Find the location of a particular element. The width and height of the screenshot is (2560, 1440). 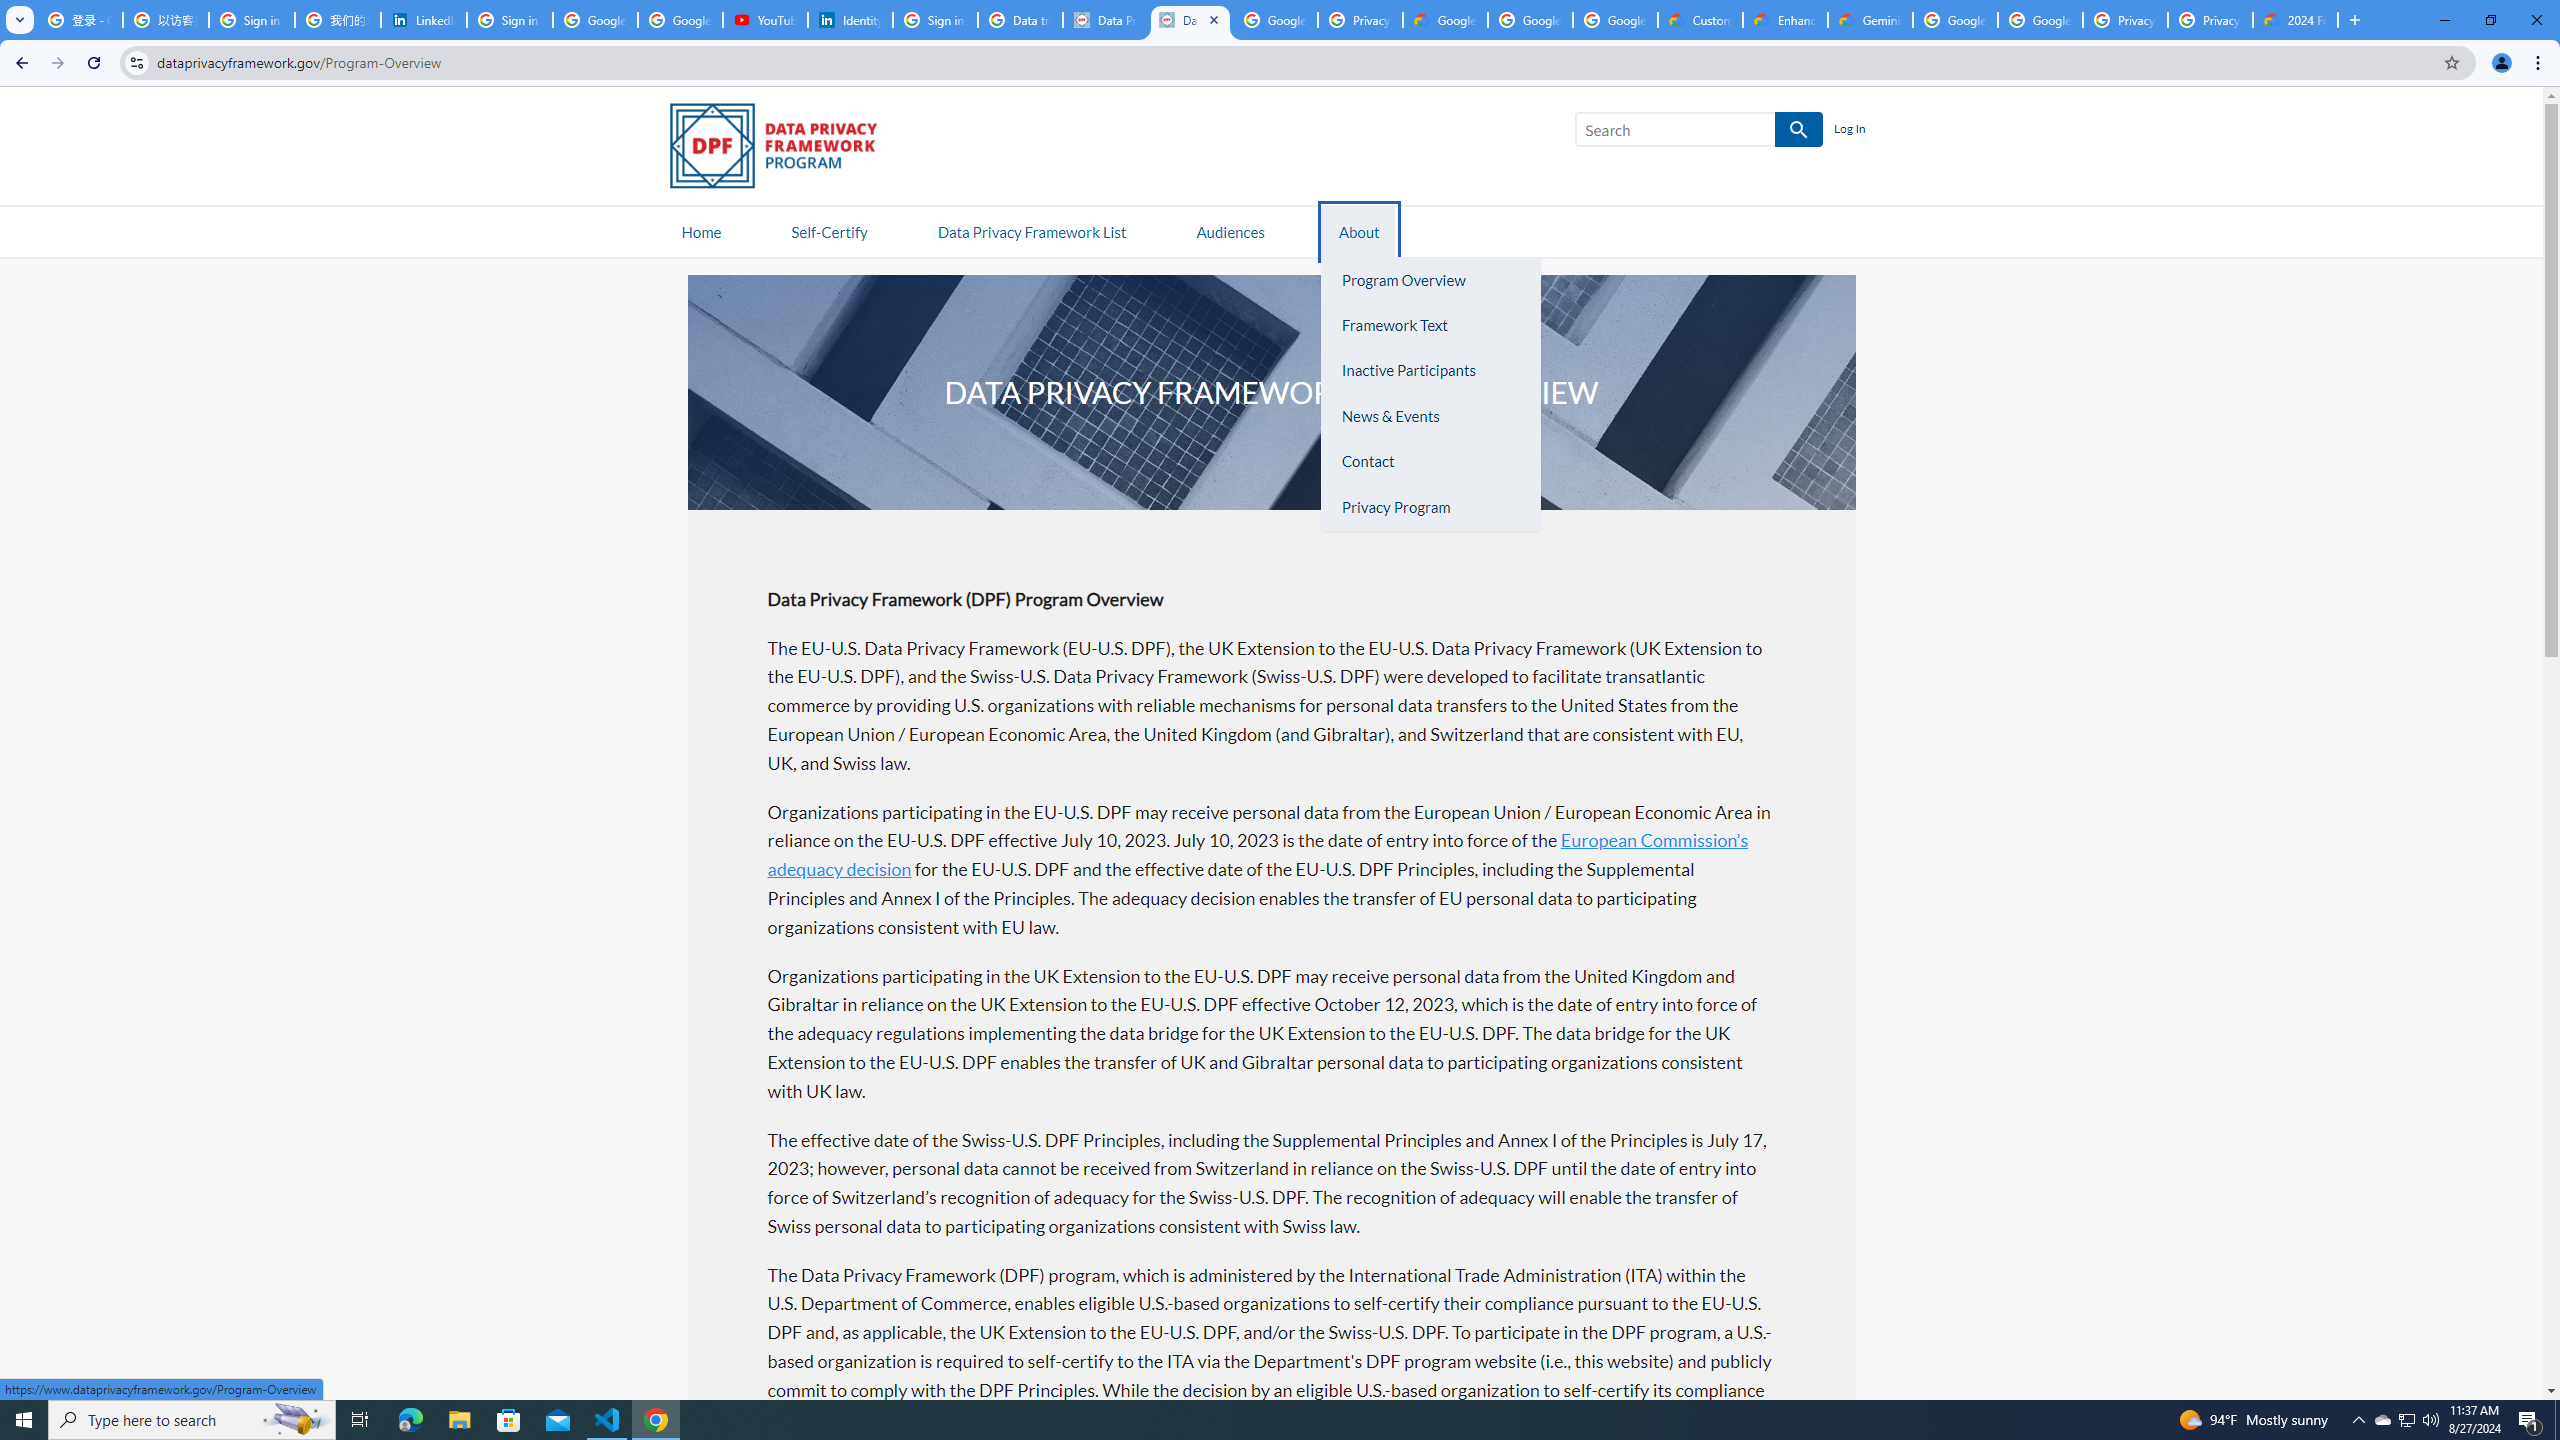

'Data Privacy Framework List' is located at coordinates (1031, 230).